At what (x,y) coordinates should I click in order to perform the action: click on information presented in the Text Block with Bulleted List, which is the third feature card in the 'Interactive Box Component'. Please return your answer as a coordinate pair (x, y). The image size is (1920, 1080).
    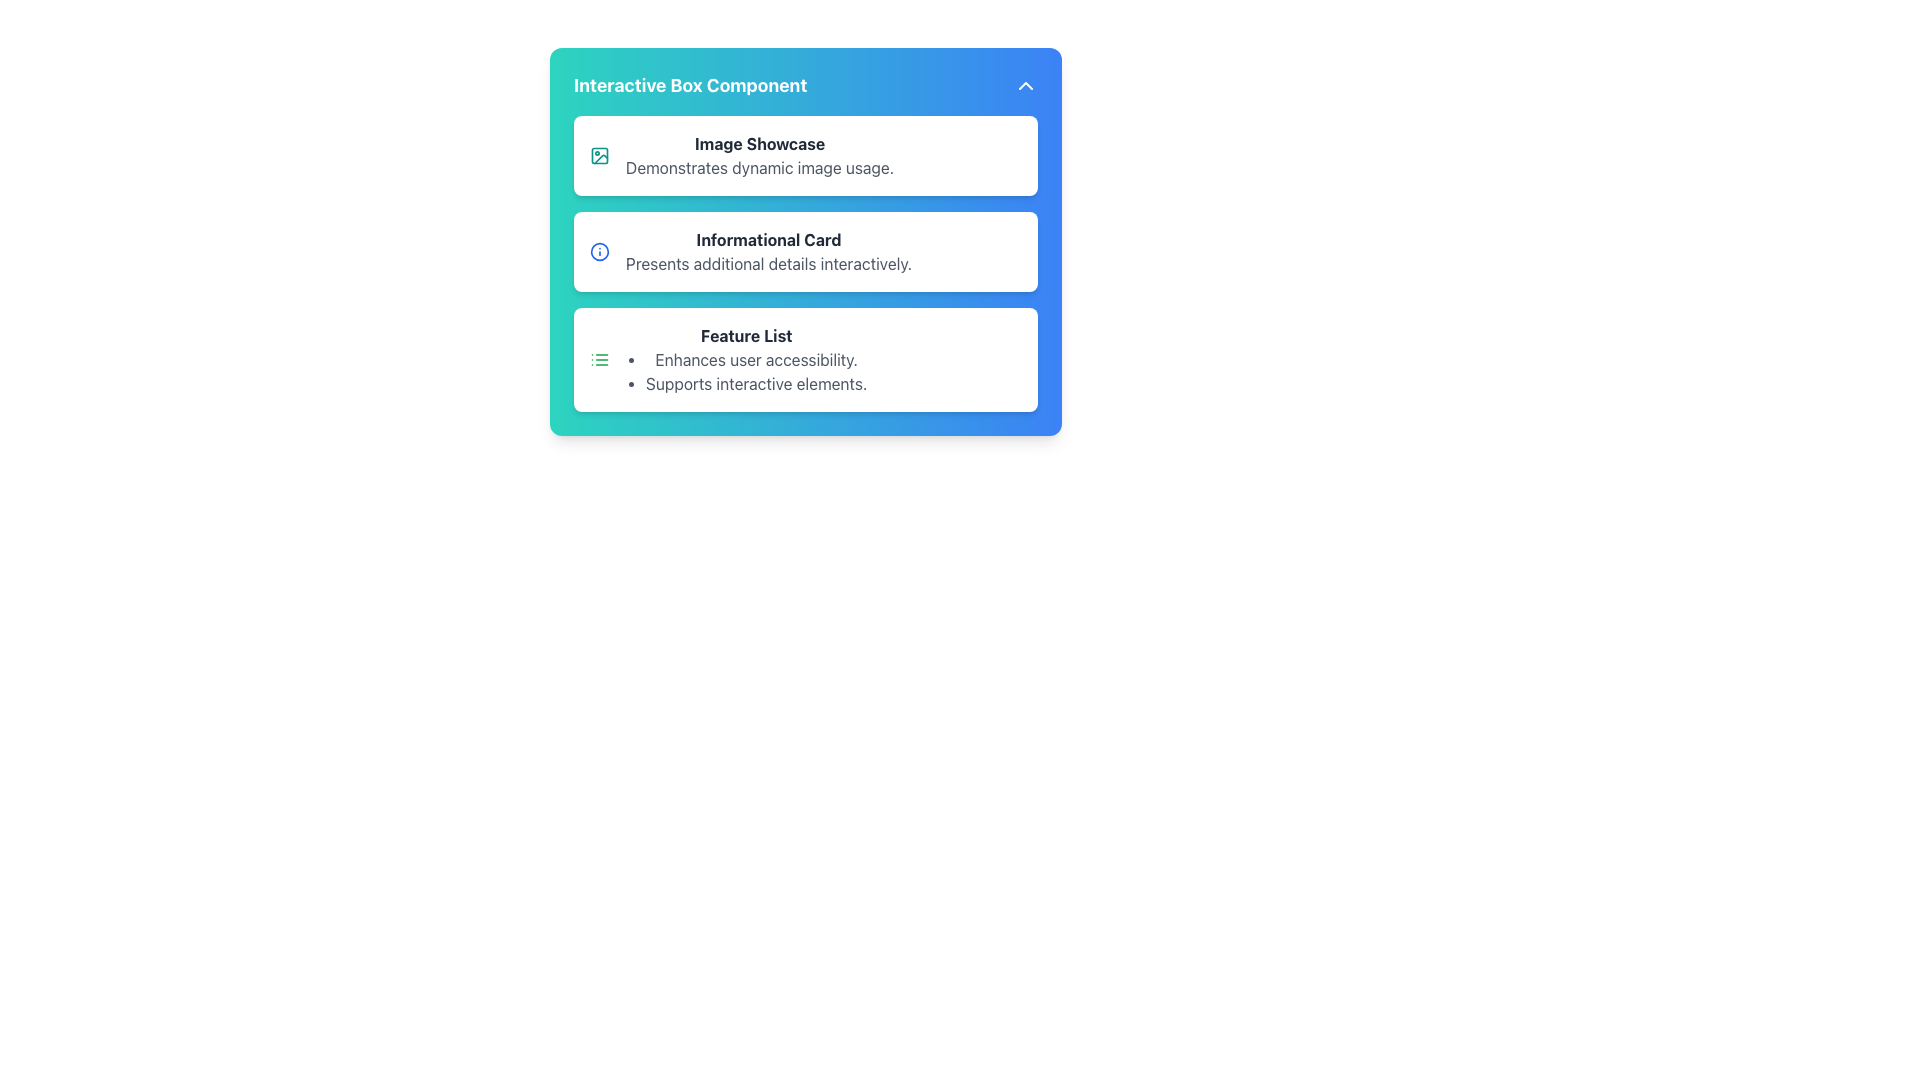
    Looking at the image, I should click on (745, 358).